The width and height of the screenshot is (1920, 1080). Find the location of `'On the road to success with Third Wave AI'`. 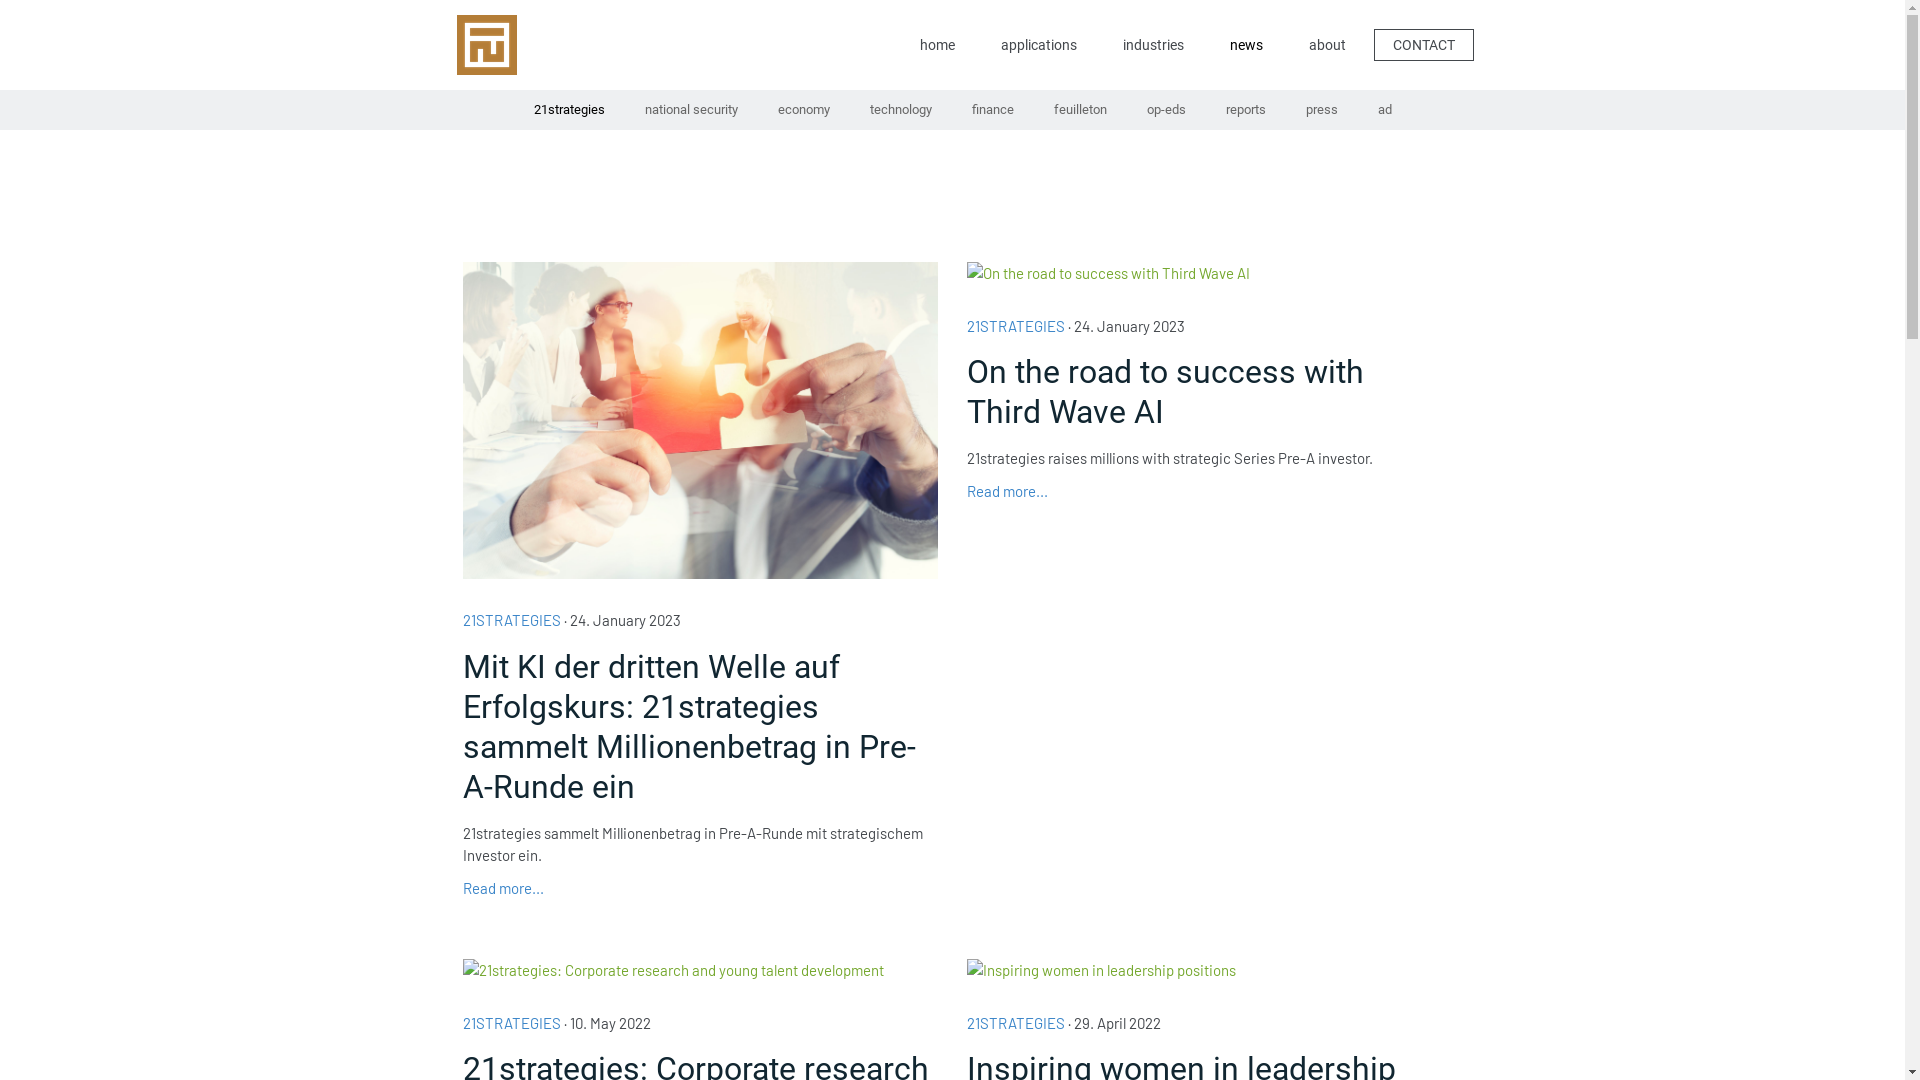

'On the road to success with Third Wave AI' is located at coordinates (1203, 392).